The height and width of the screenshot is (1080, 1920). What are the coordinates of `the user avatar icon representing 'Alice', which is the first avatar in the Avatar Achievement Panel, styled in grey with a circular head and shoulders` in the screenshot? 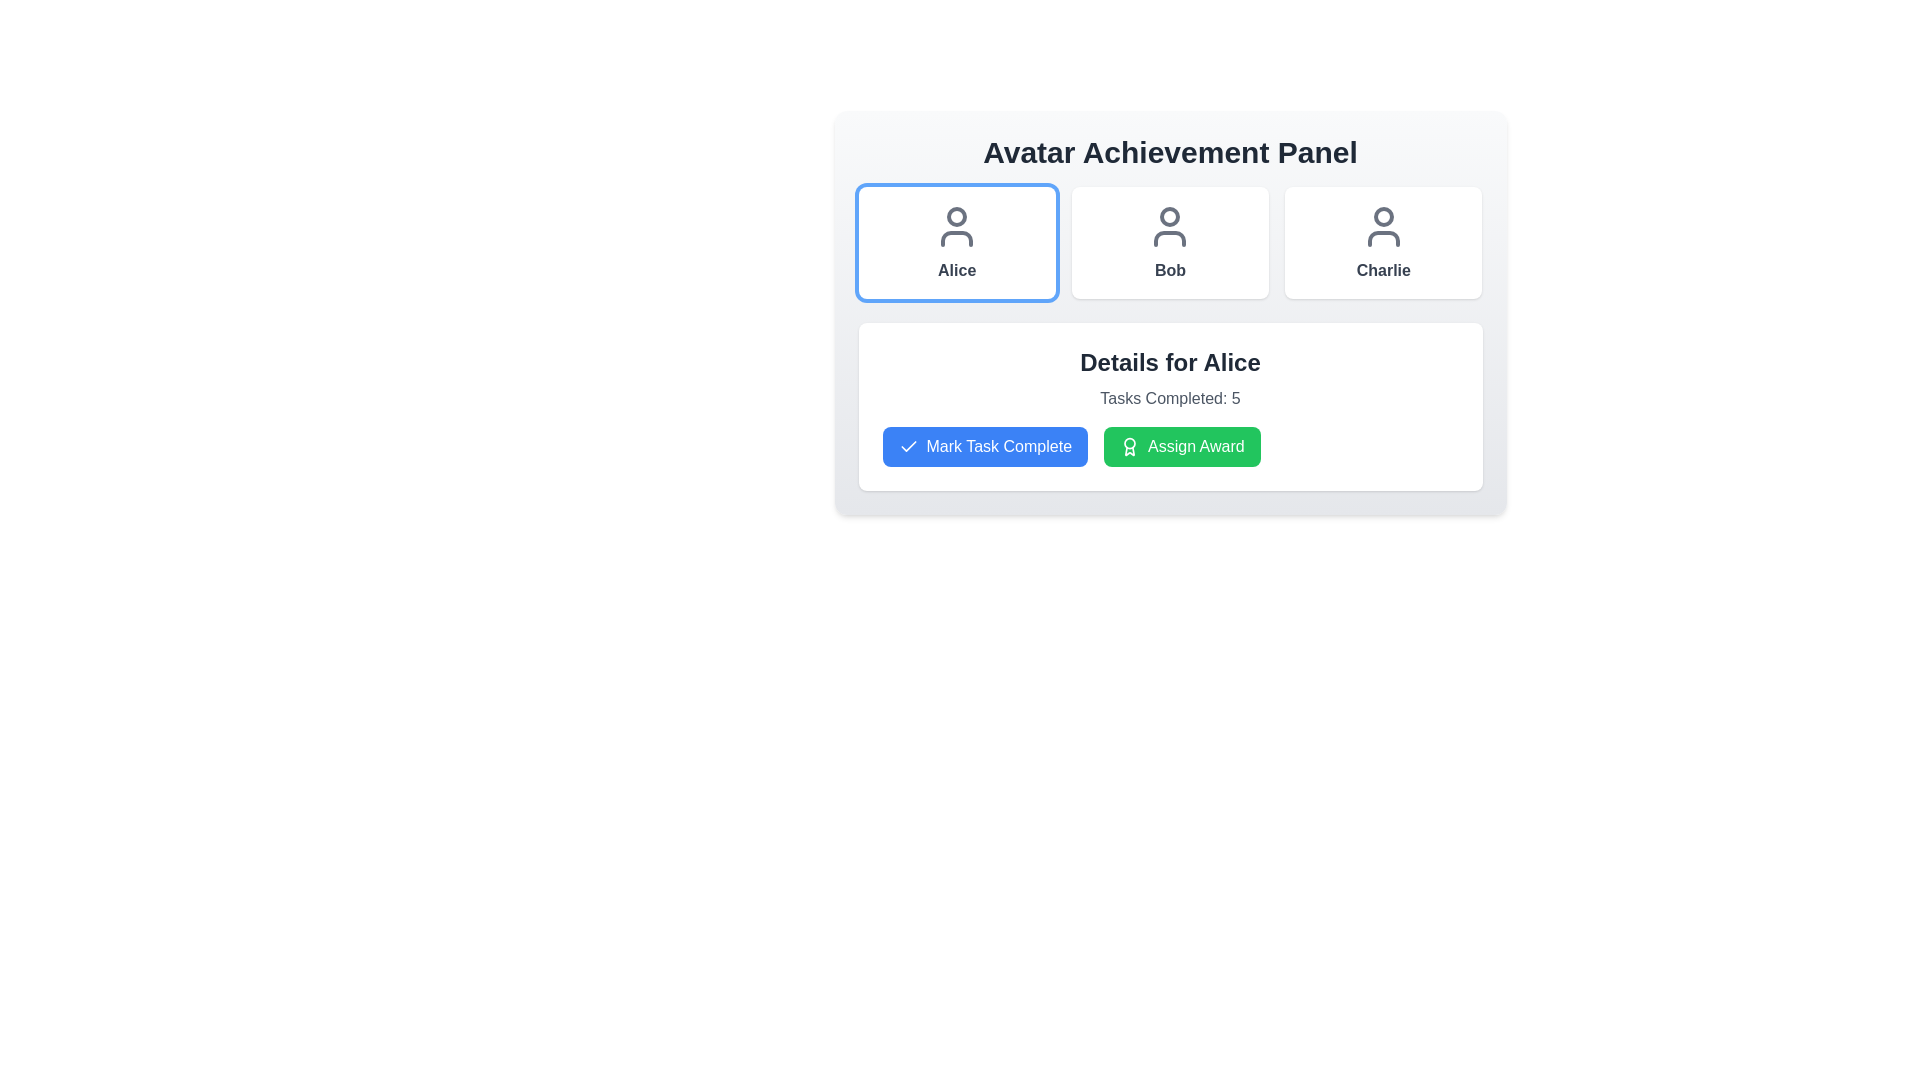 It's located at (956, 226).